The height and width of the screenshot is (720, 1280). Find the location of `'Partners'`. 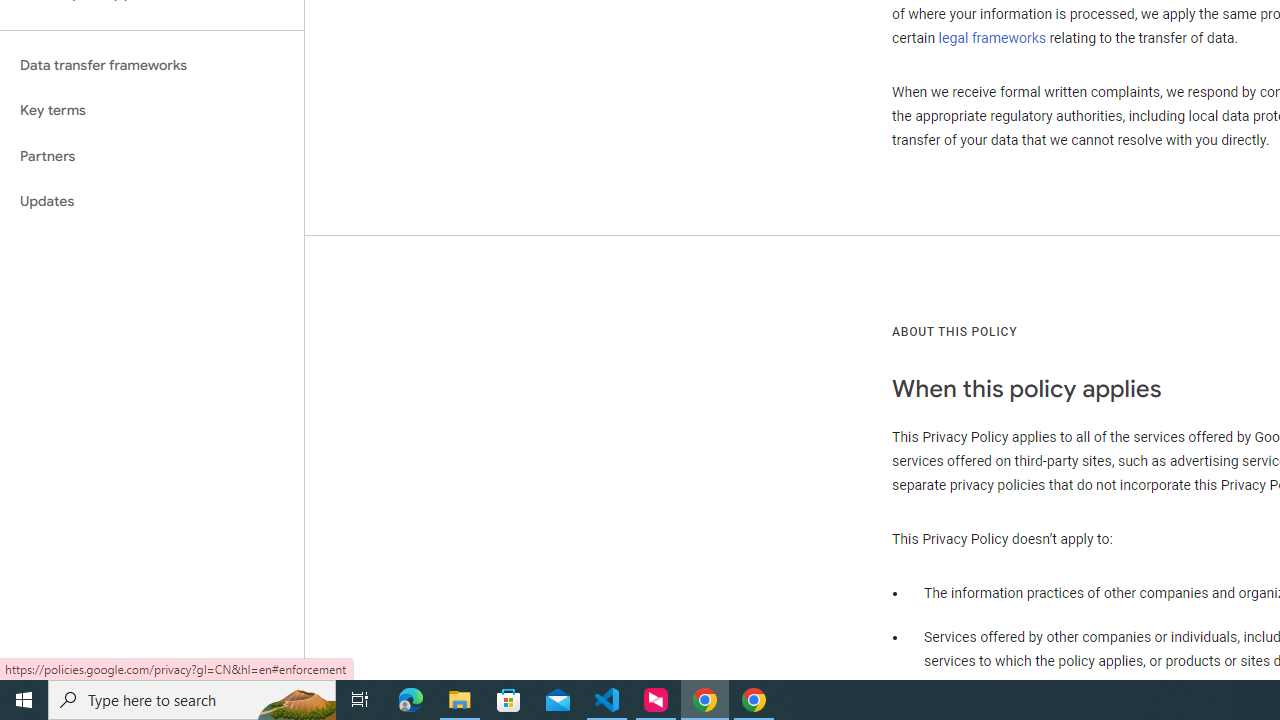

'Partners' is located at coordinates (151, 155).